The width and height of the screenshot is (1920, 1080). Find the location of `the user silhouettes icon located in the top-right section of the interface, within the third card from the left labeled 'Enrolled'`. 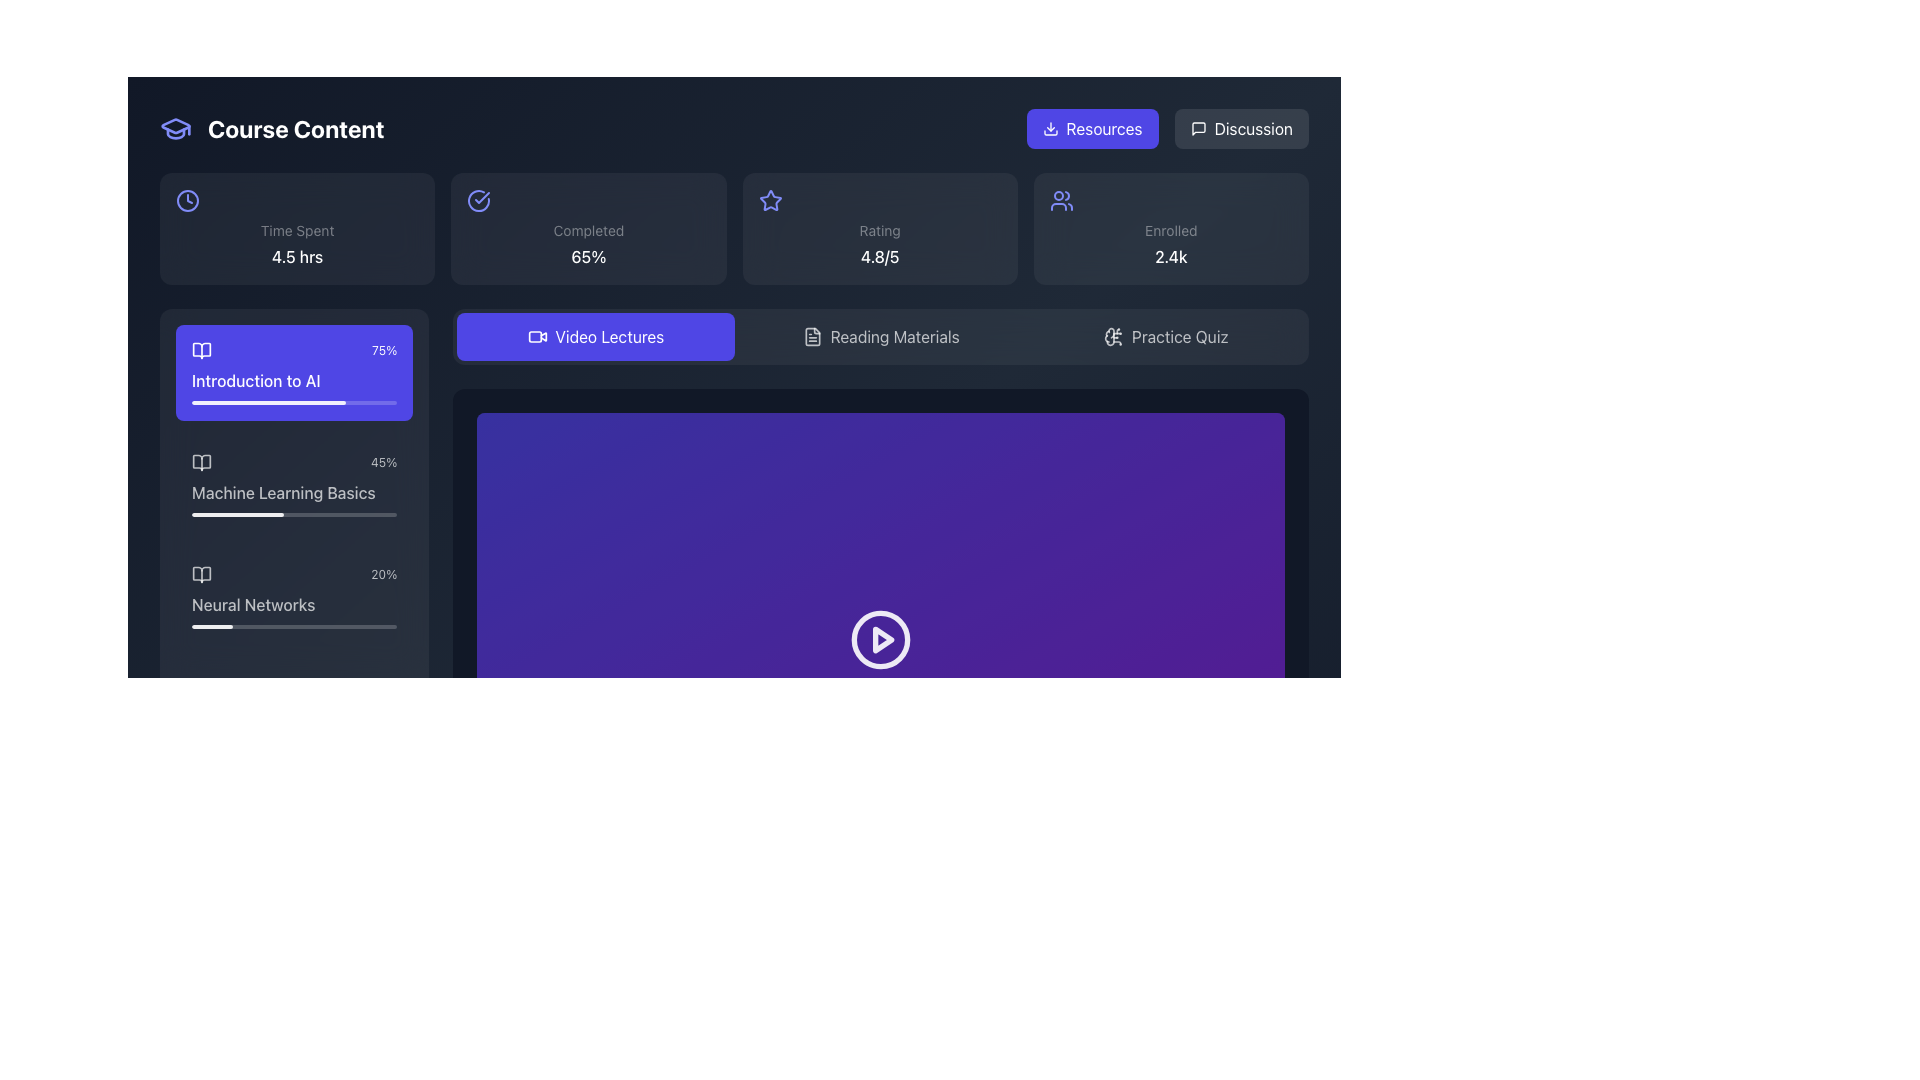

the user silhouettes icon located in the top-right section of the interface, within the third card from the left labeled 'Enrolled' is located at coordinates (1060, 200).